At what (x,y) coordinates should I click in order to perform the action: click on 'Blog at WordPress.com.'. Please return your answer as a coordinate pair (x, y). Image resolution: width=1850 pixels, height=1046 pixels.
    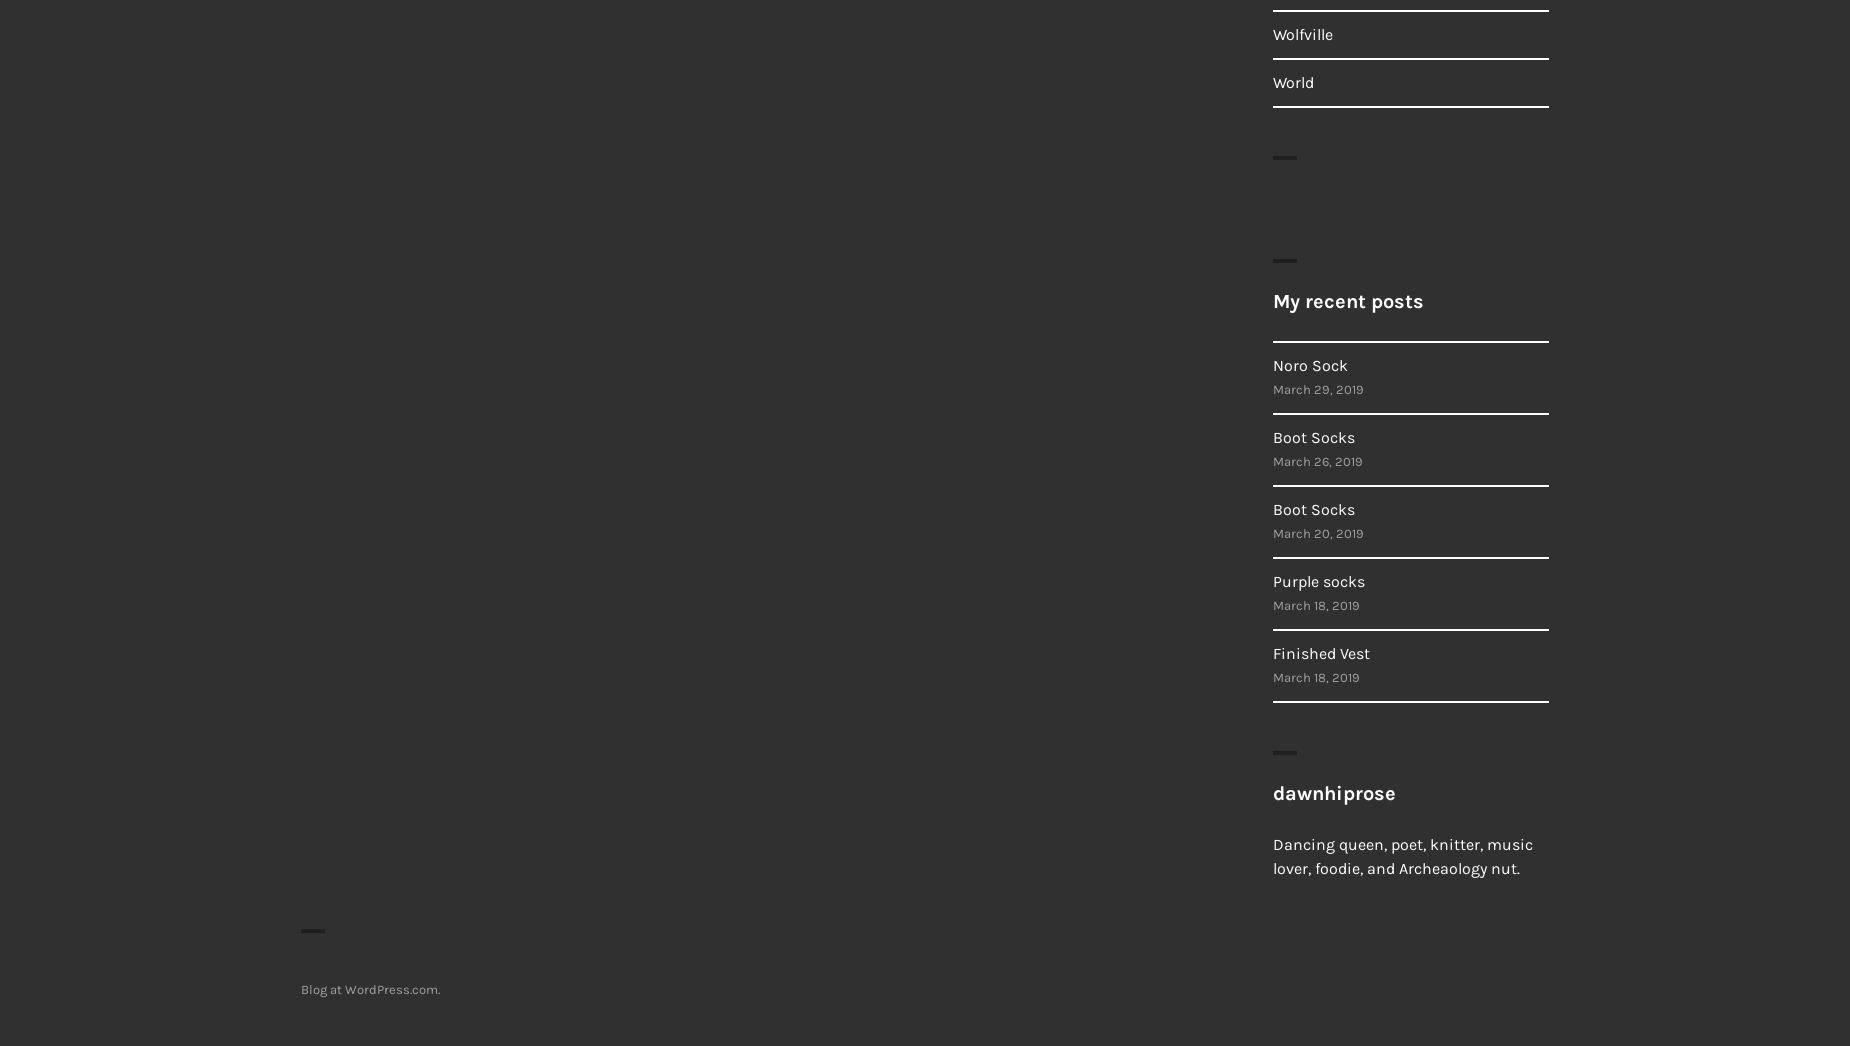
    Looking at the image, I should click on (369, 988).